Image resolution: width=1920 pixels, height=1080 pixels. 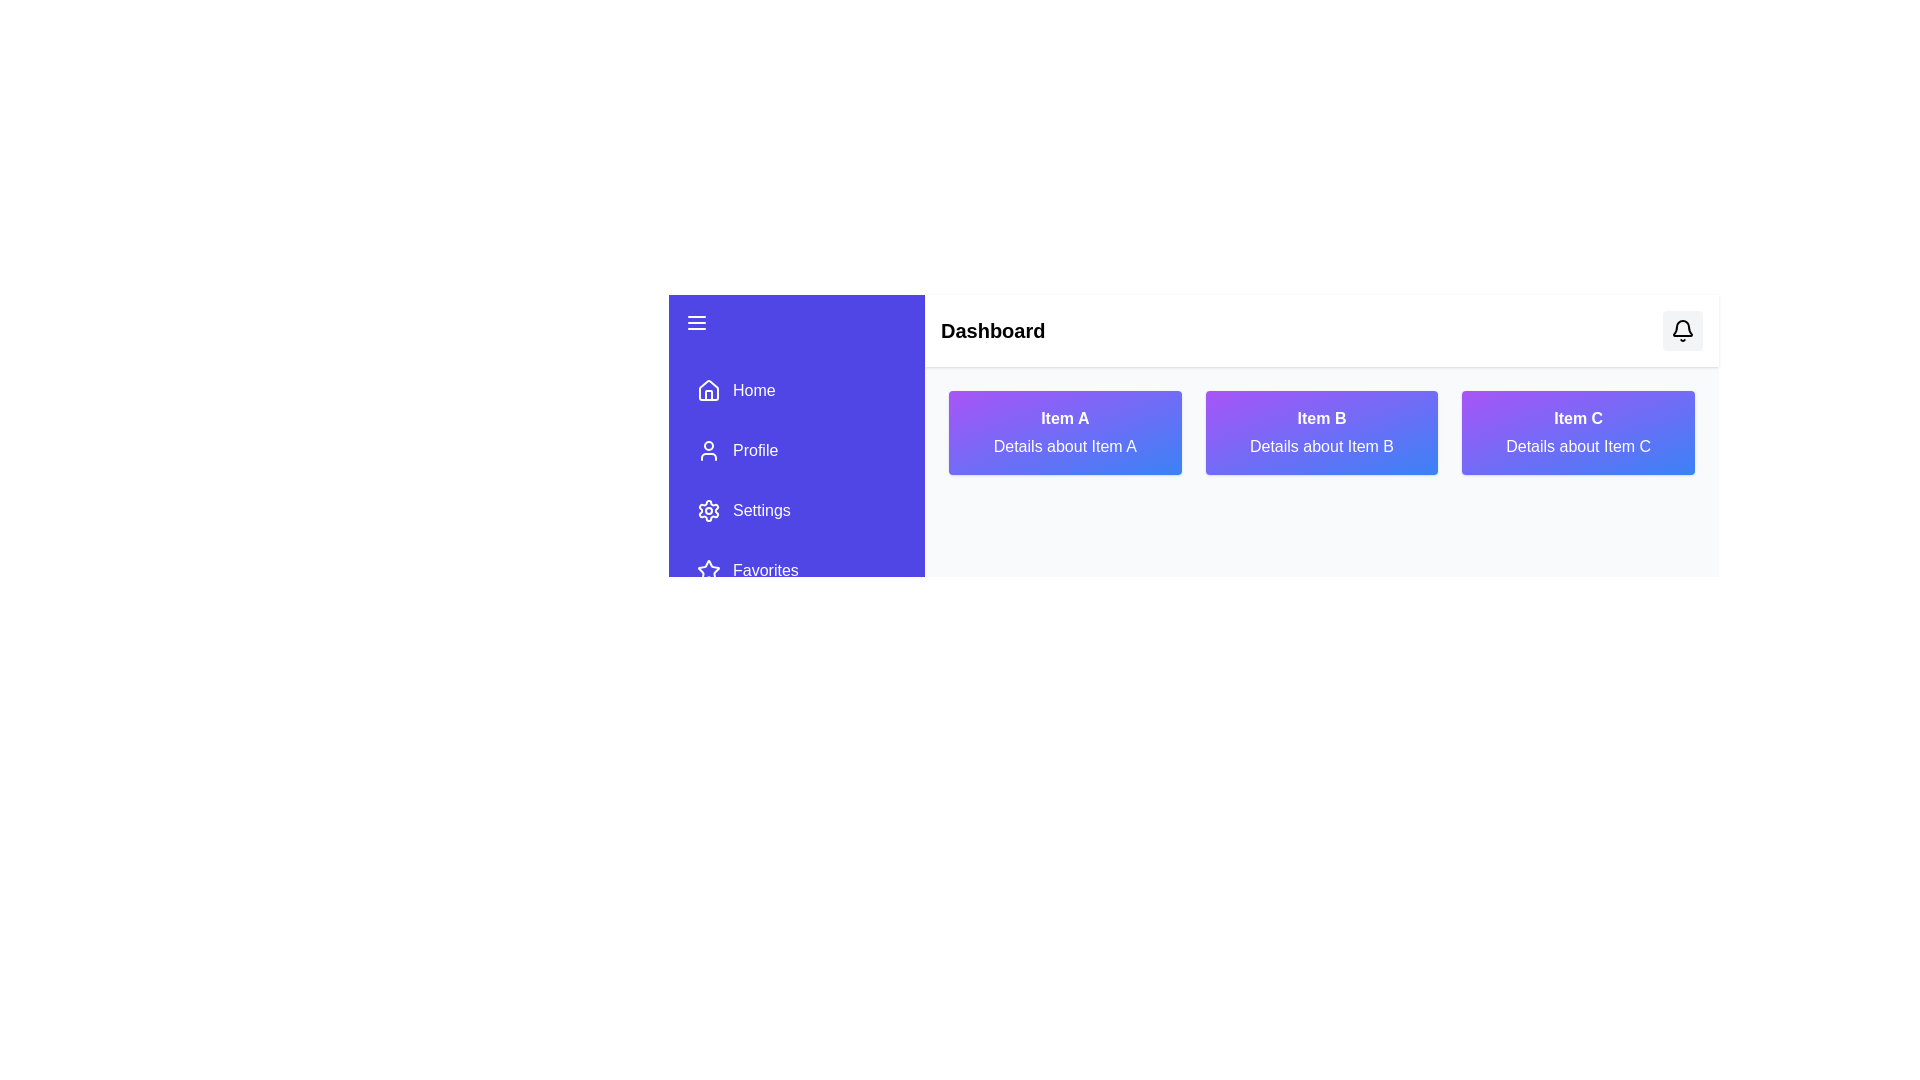 I want to click on the static text label providing additional details for 'Item C' to read the text, so click(x=1577, y=446).